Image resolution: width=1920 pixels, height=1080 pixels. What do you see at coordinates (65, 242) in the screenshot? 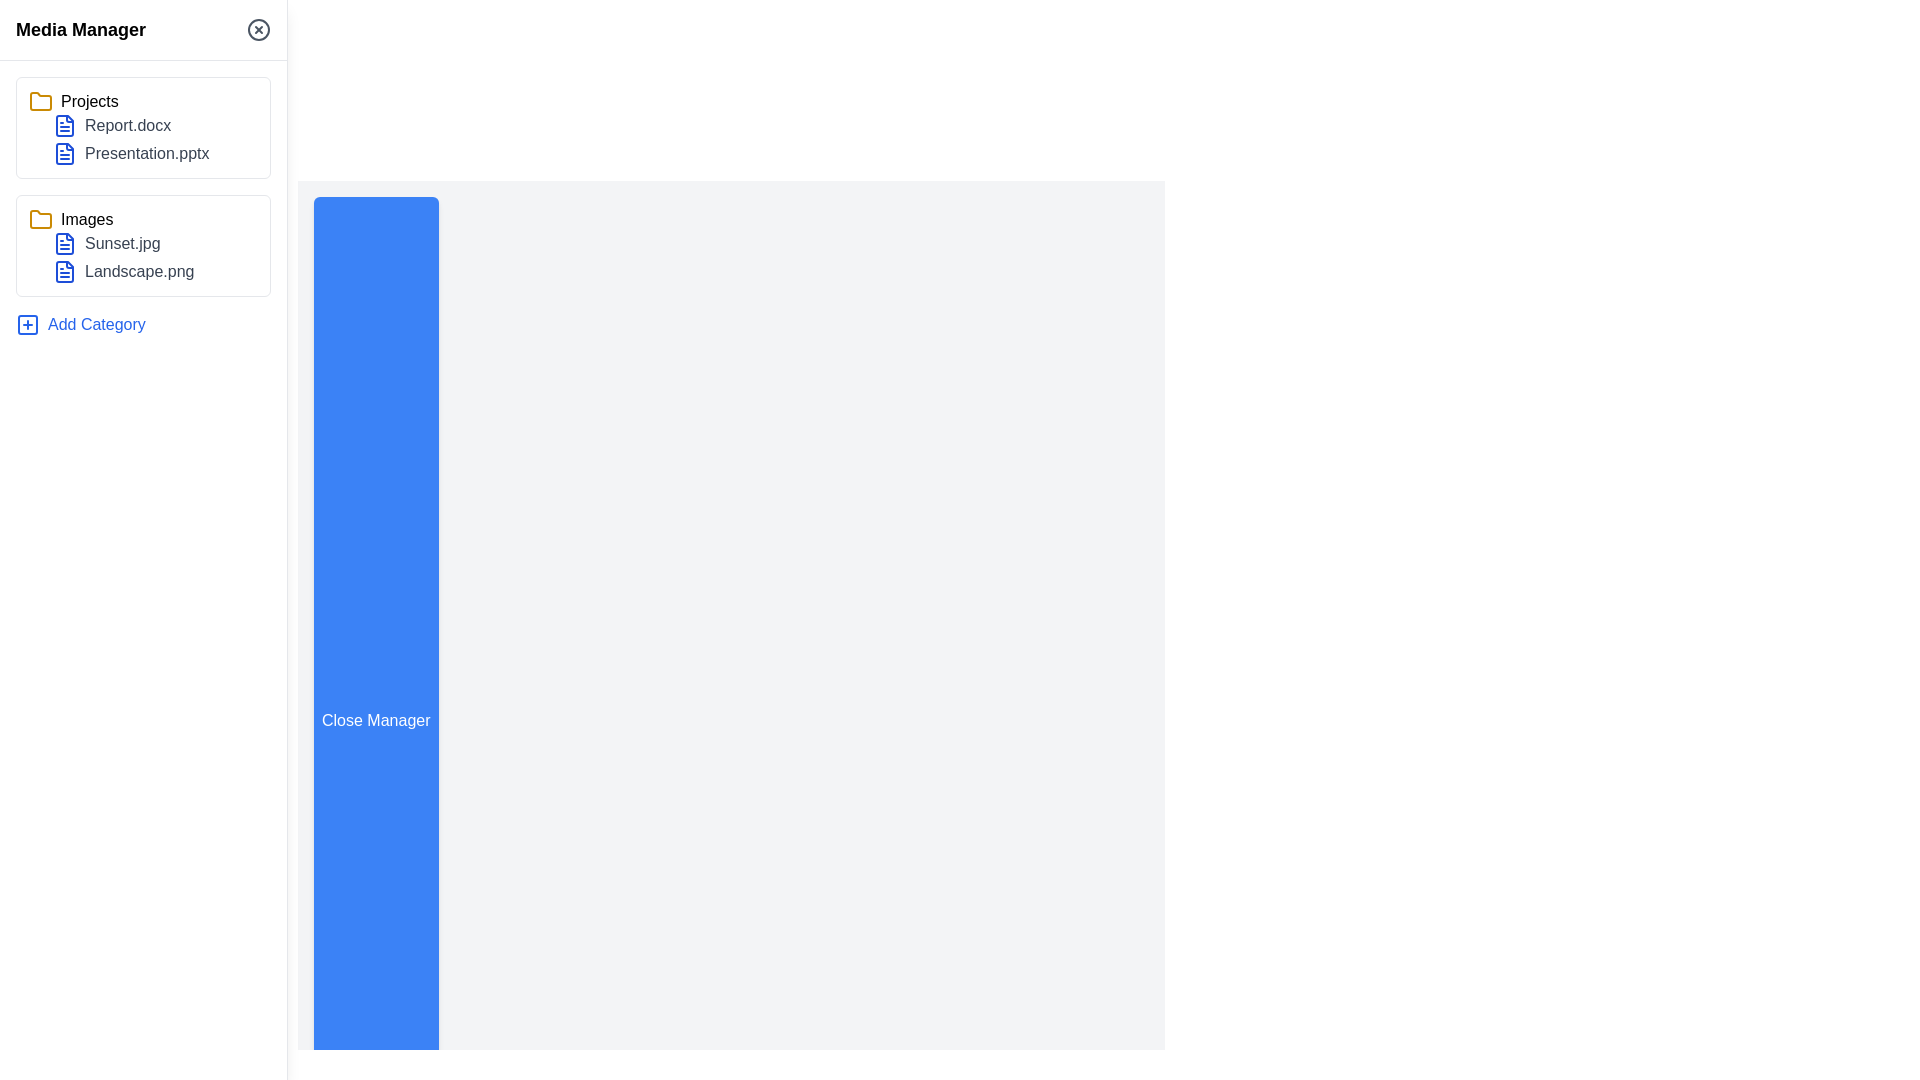
I see `the icon representing the file 'Sunset.jpg' located` at bounding box center [65, 242].